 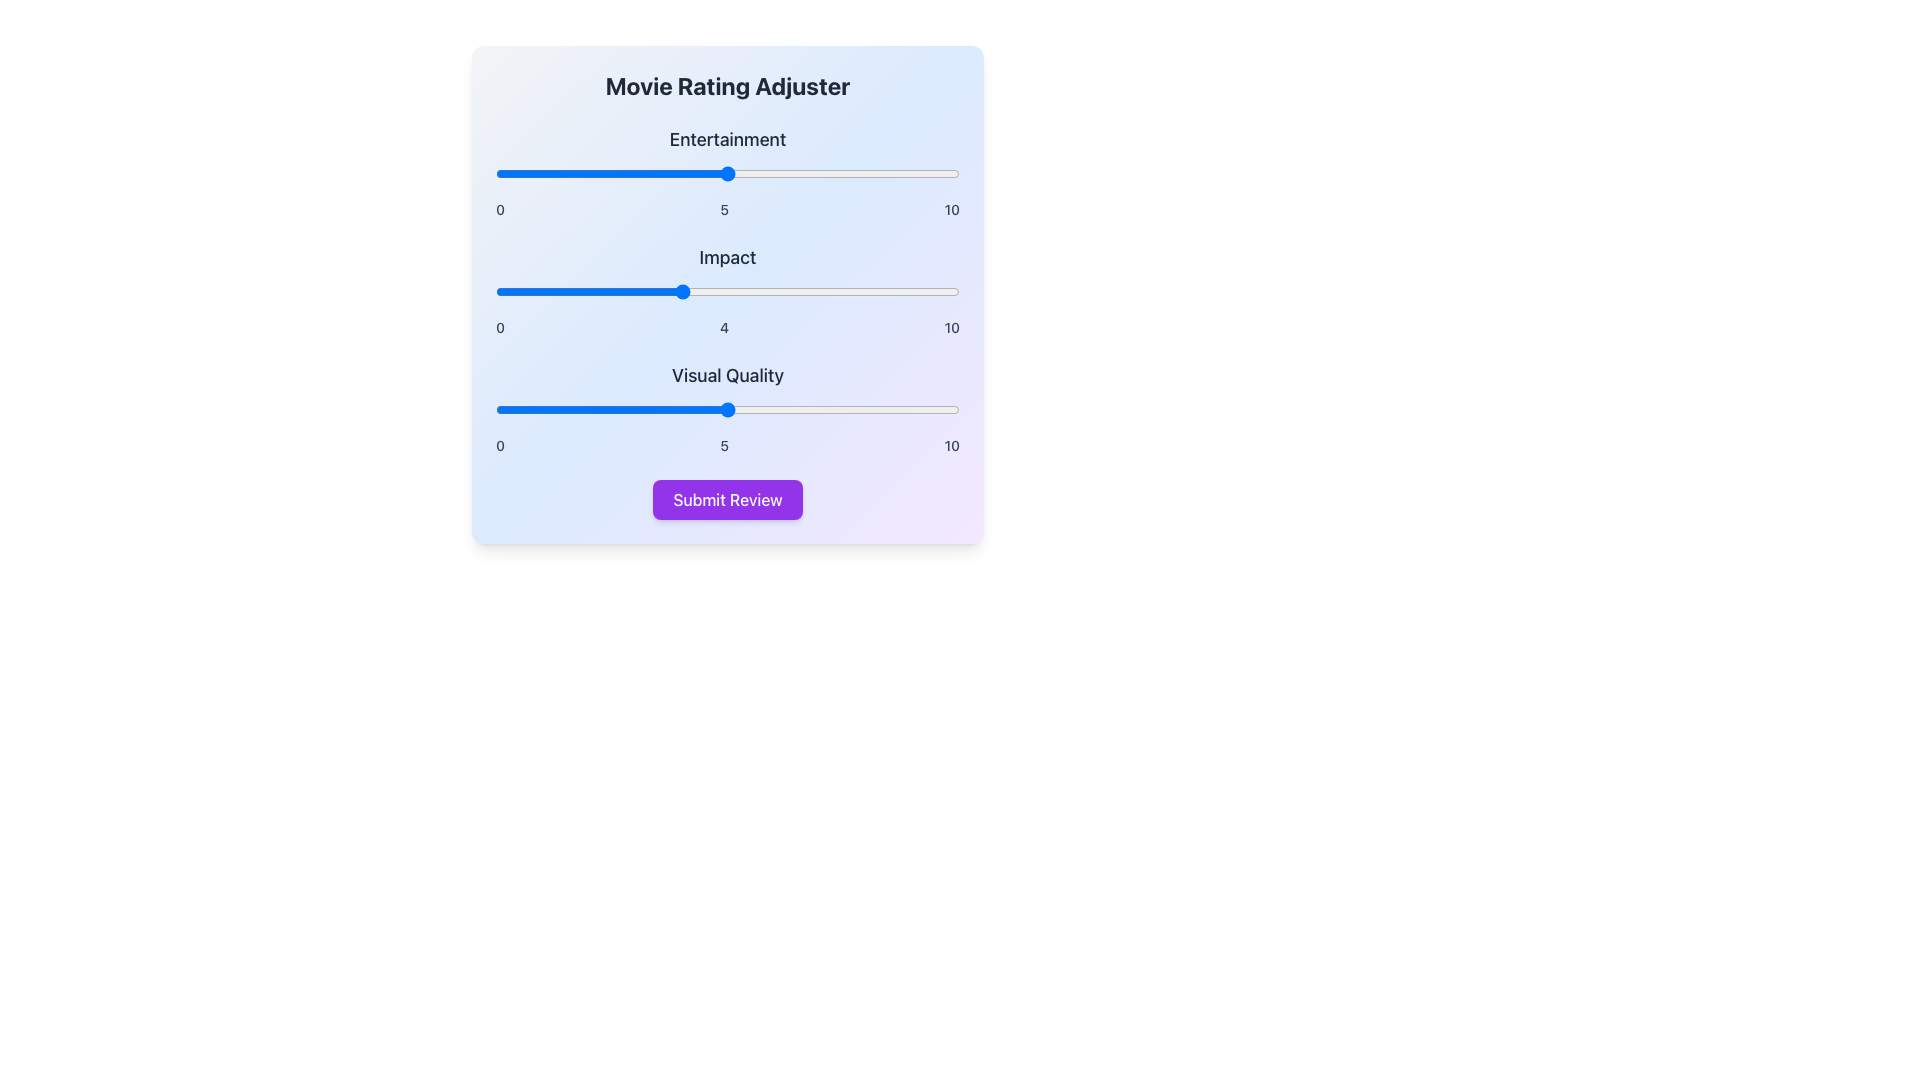 What do you see at coordinates (634, 172) in the screenshot?
I see `Entertainment rating` at bounding box center [634, 172].